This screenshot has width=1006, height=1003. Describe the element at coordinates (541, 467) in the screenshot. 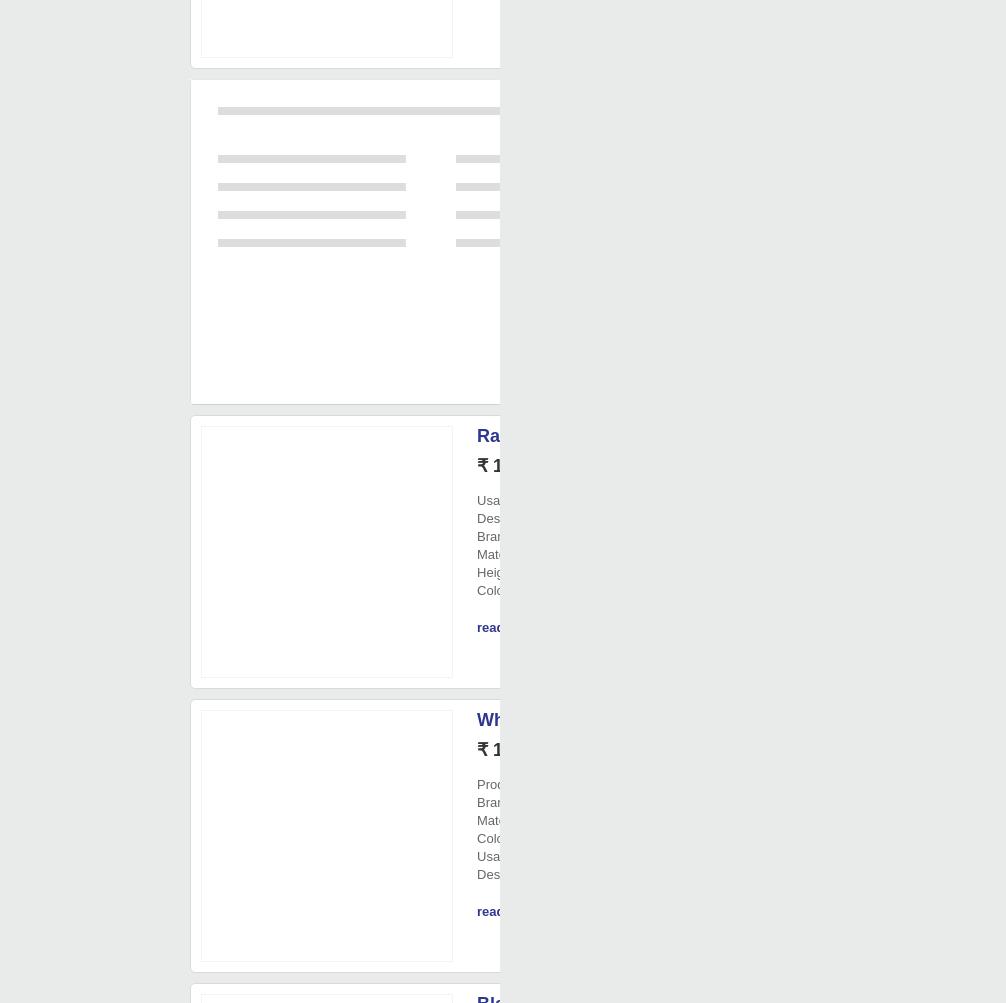

I see `'Unit'` at that location.